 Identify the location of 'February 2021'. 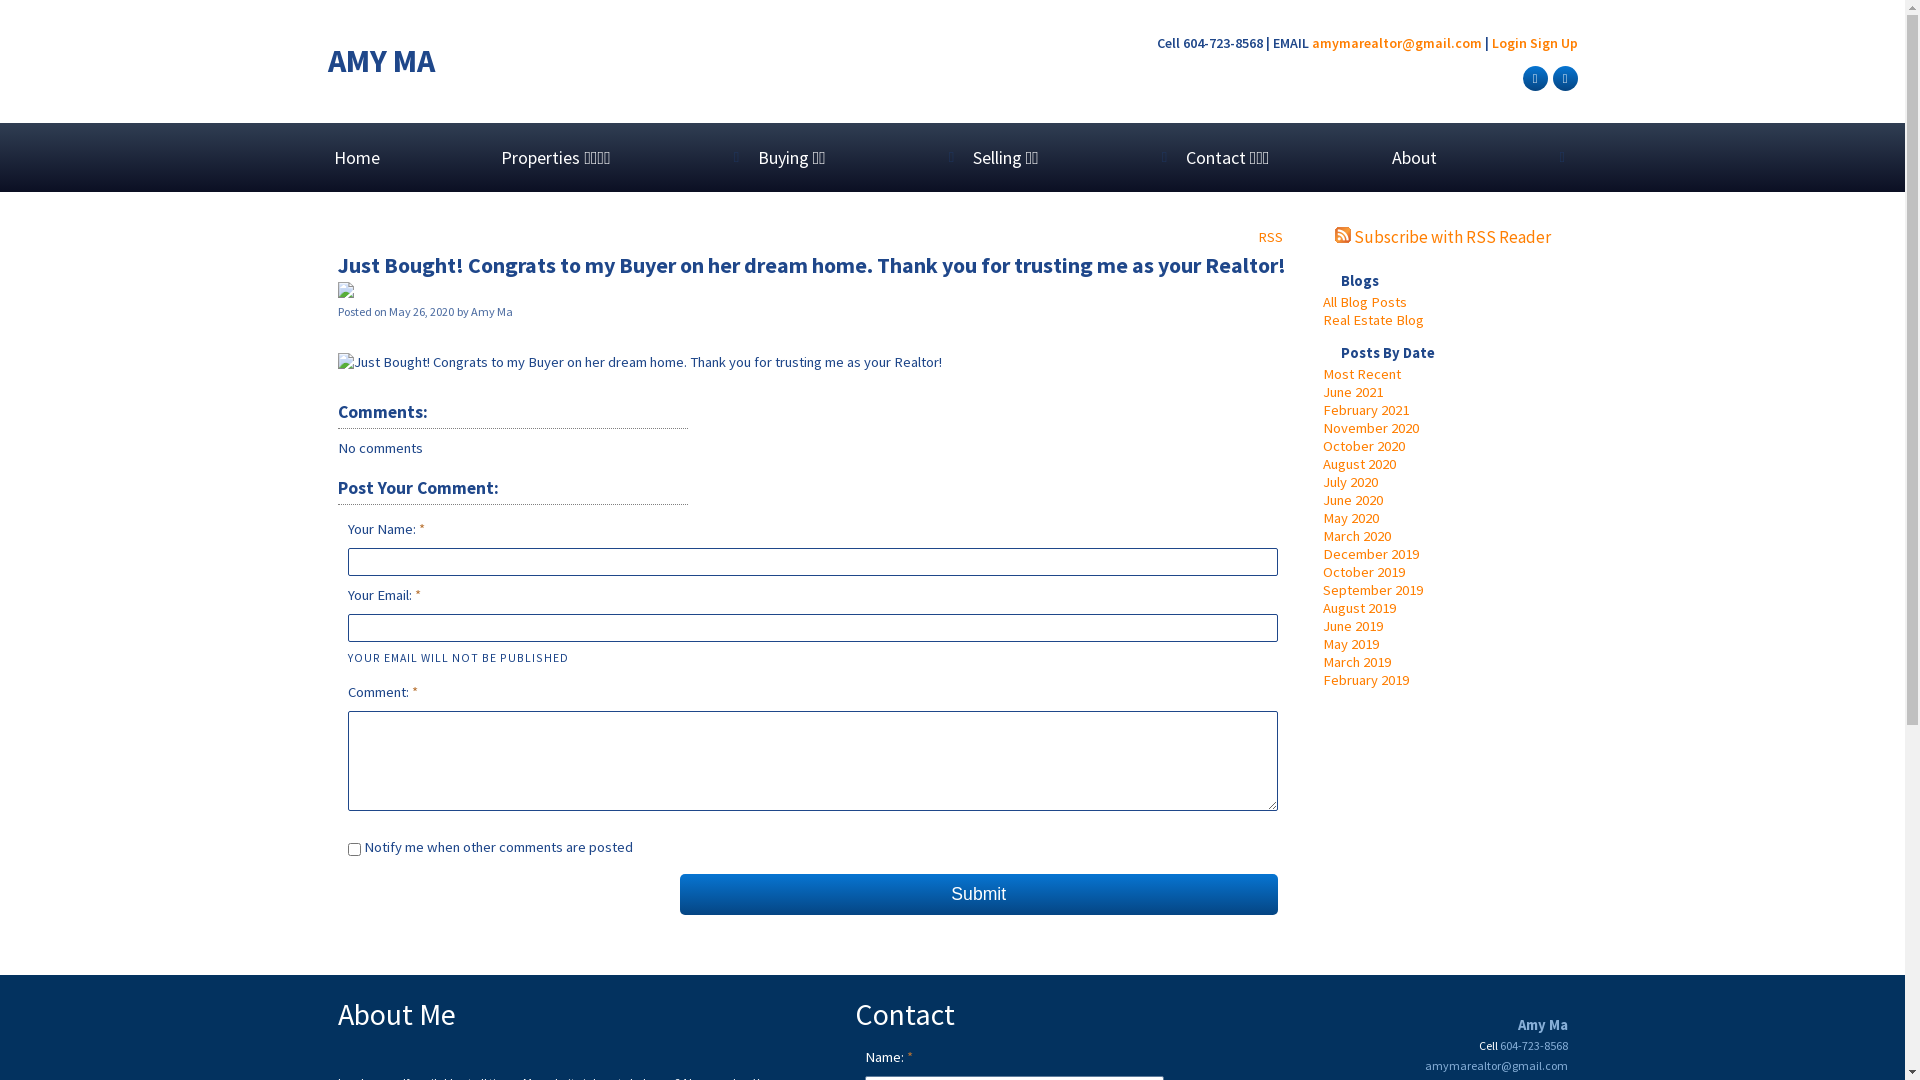
(1321, 408).